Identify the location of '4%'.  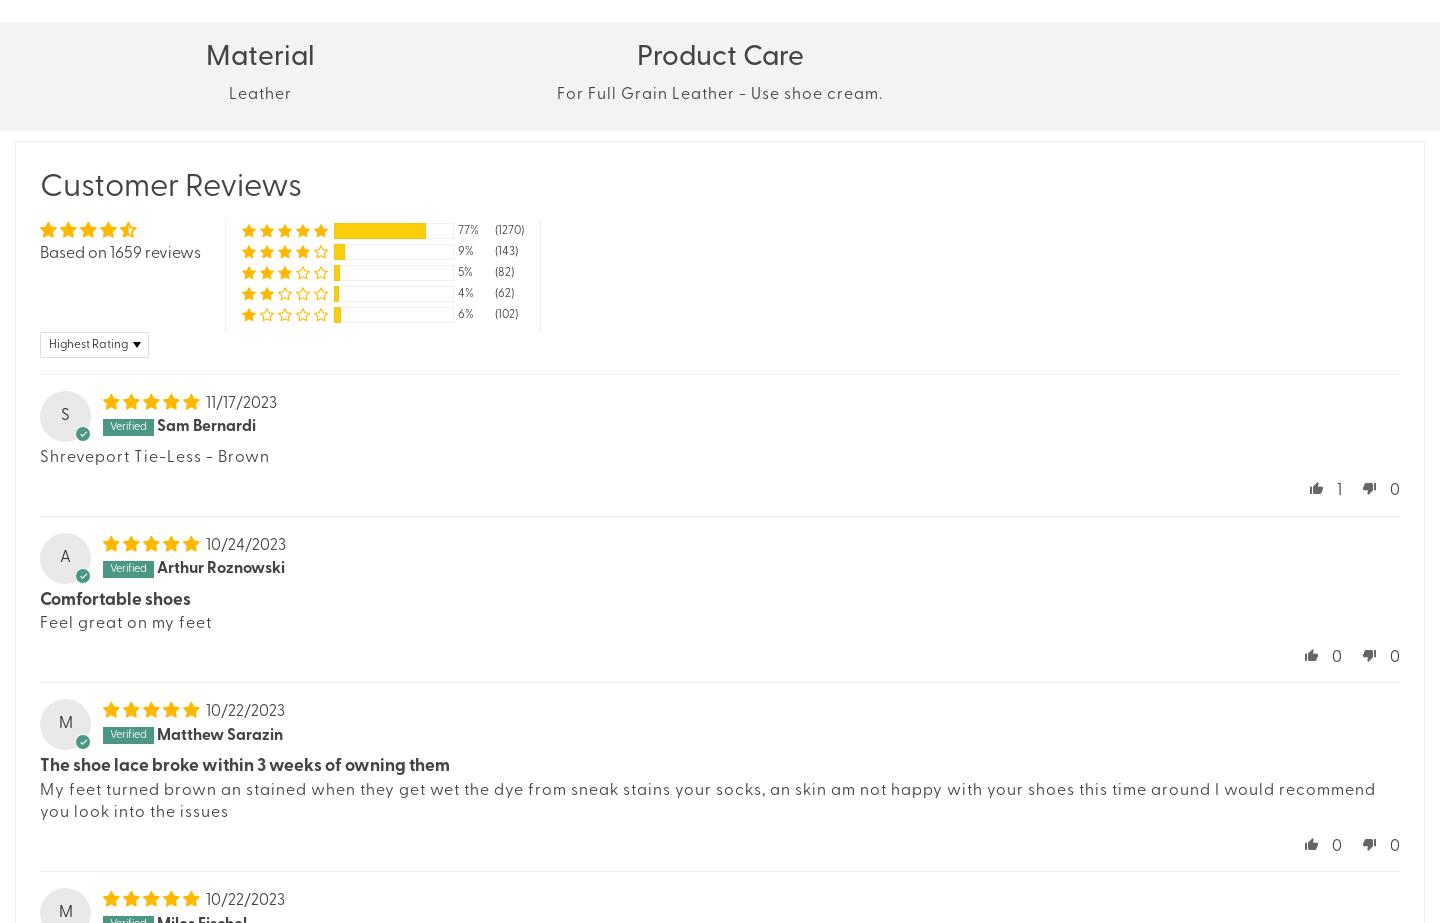
(458, 292).